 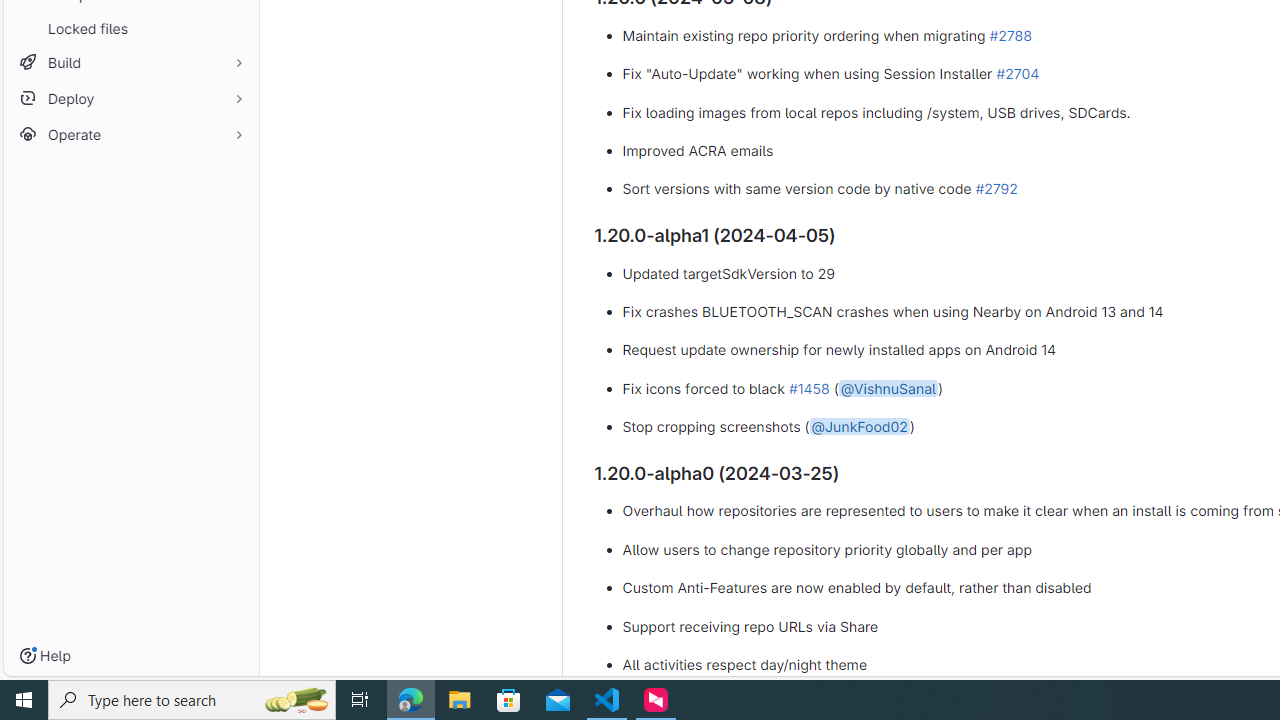 I want to click on 'Locked files', so click(x=130, y=28).